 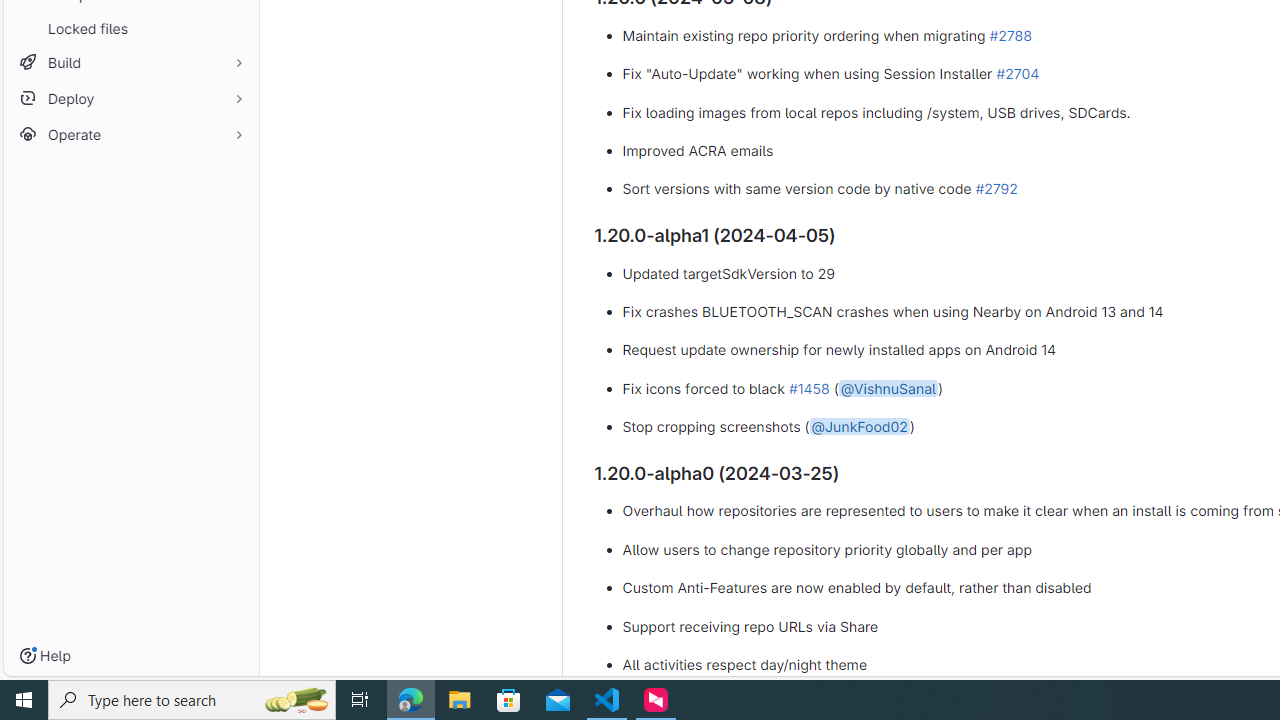 I want to click on 'Locked files', so click(x=130, y=28).